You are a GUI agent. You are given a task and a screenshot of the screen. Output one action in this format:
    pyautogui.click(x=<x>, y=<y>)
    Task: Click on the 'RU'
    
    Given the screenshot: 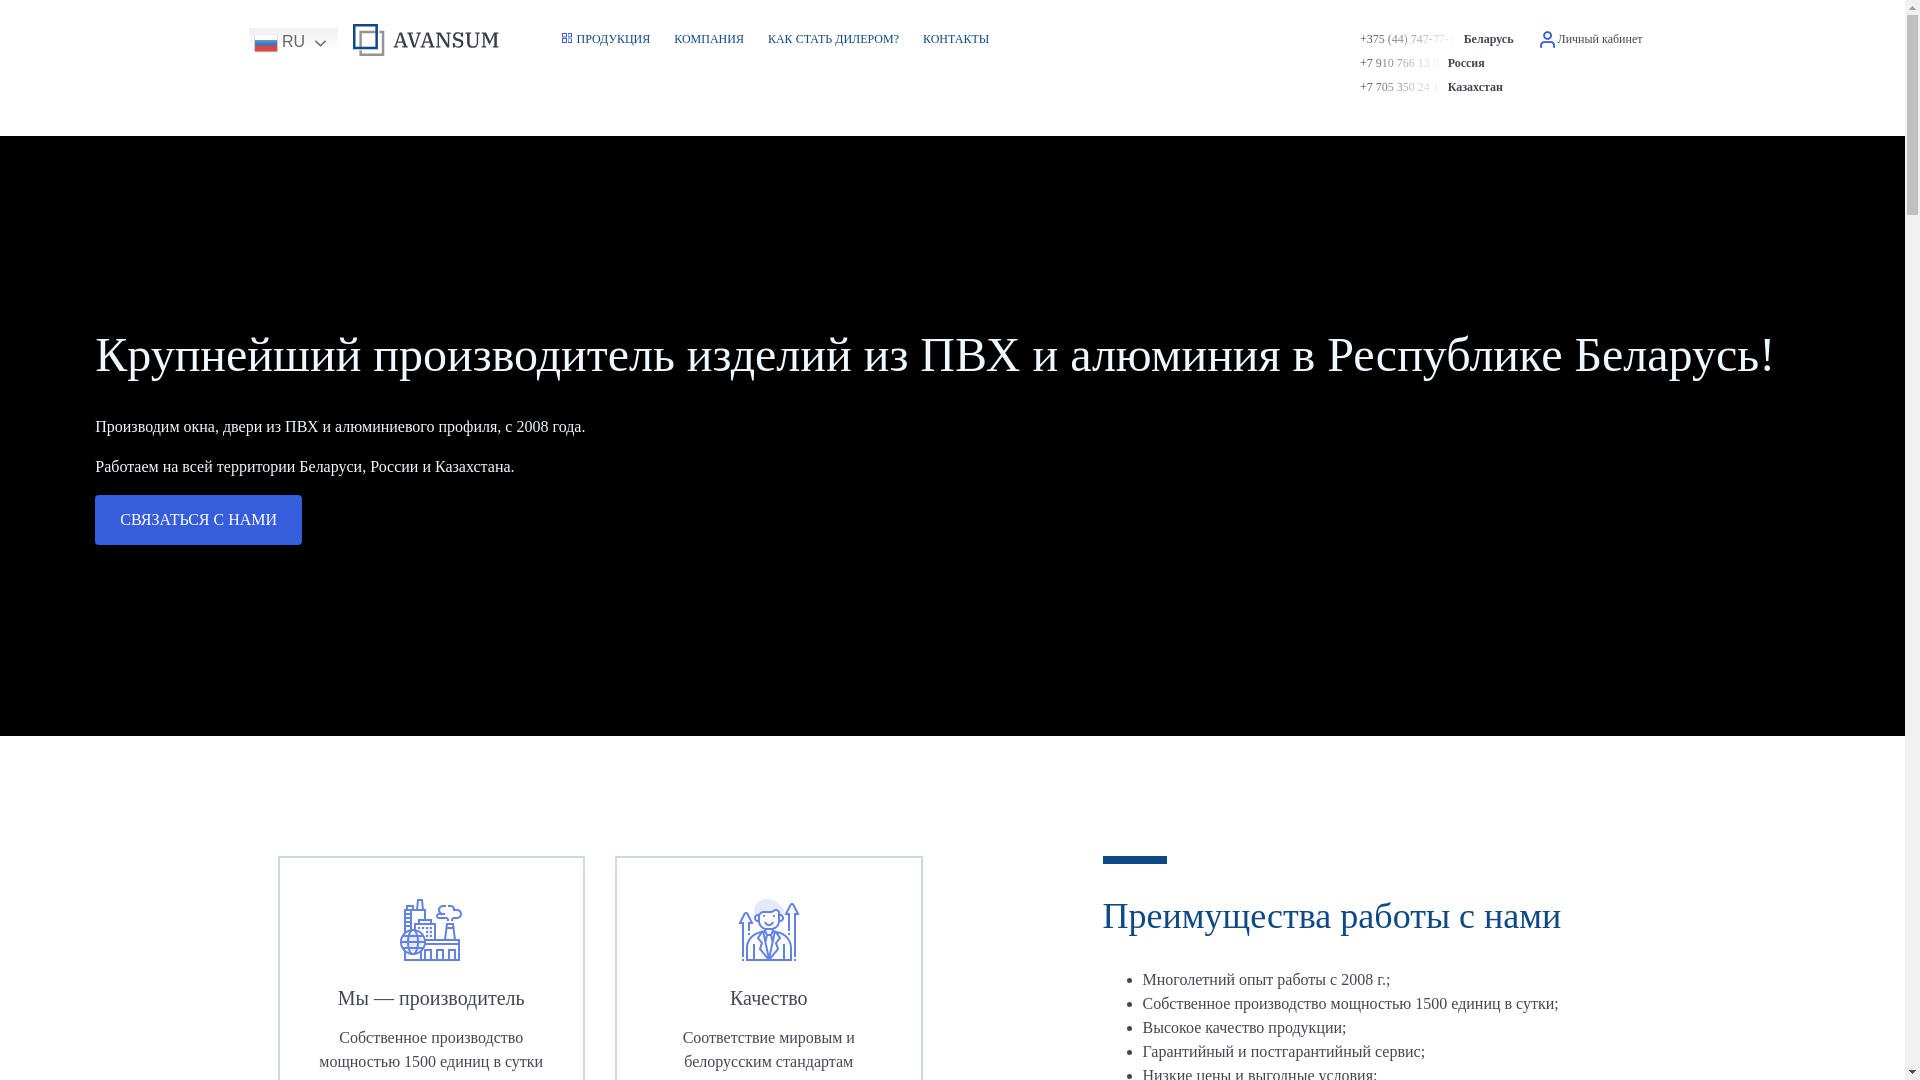 What is the action you would take?
    pyautogui.click(x=247, y=42)
    